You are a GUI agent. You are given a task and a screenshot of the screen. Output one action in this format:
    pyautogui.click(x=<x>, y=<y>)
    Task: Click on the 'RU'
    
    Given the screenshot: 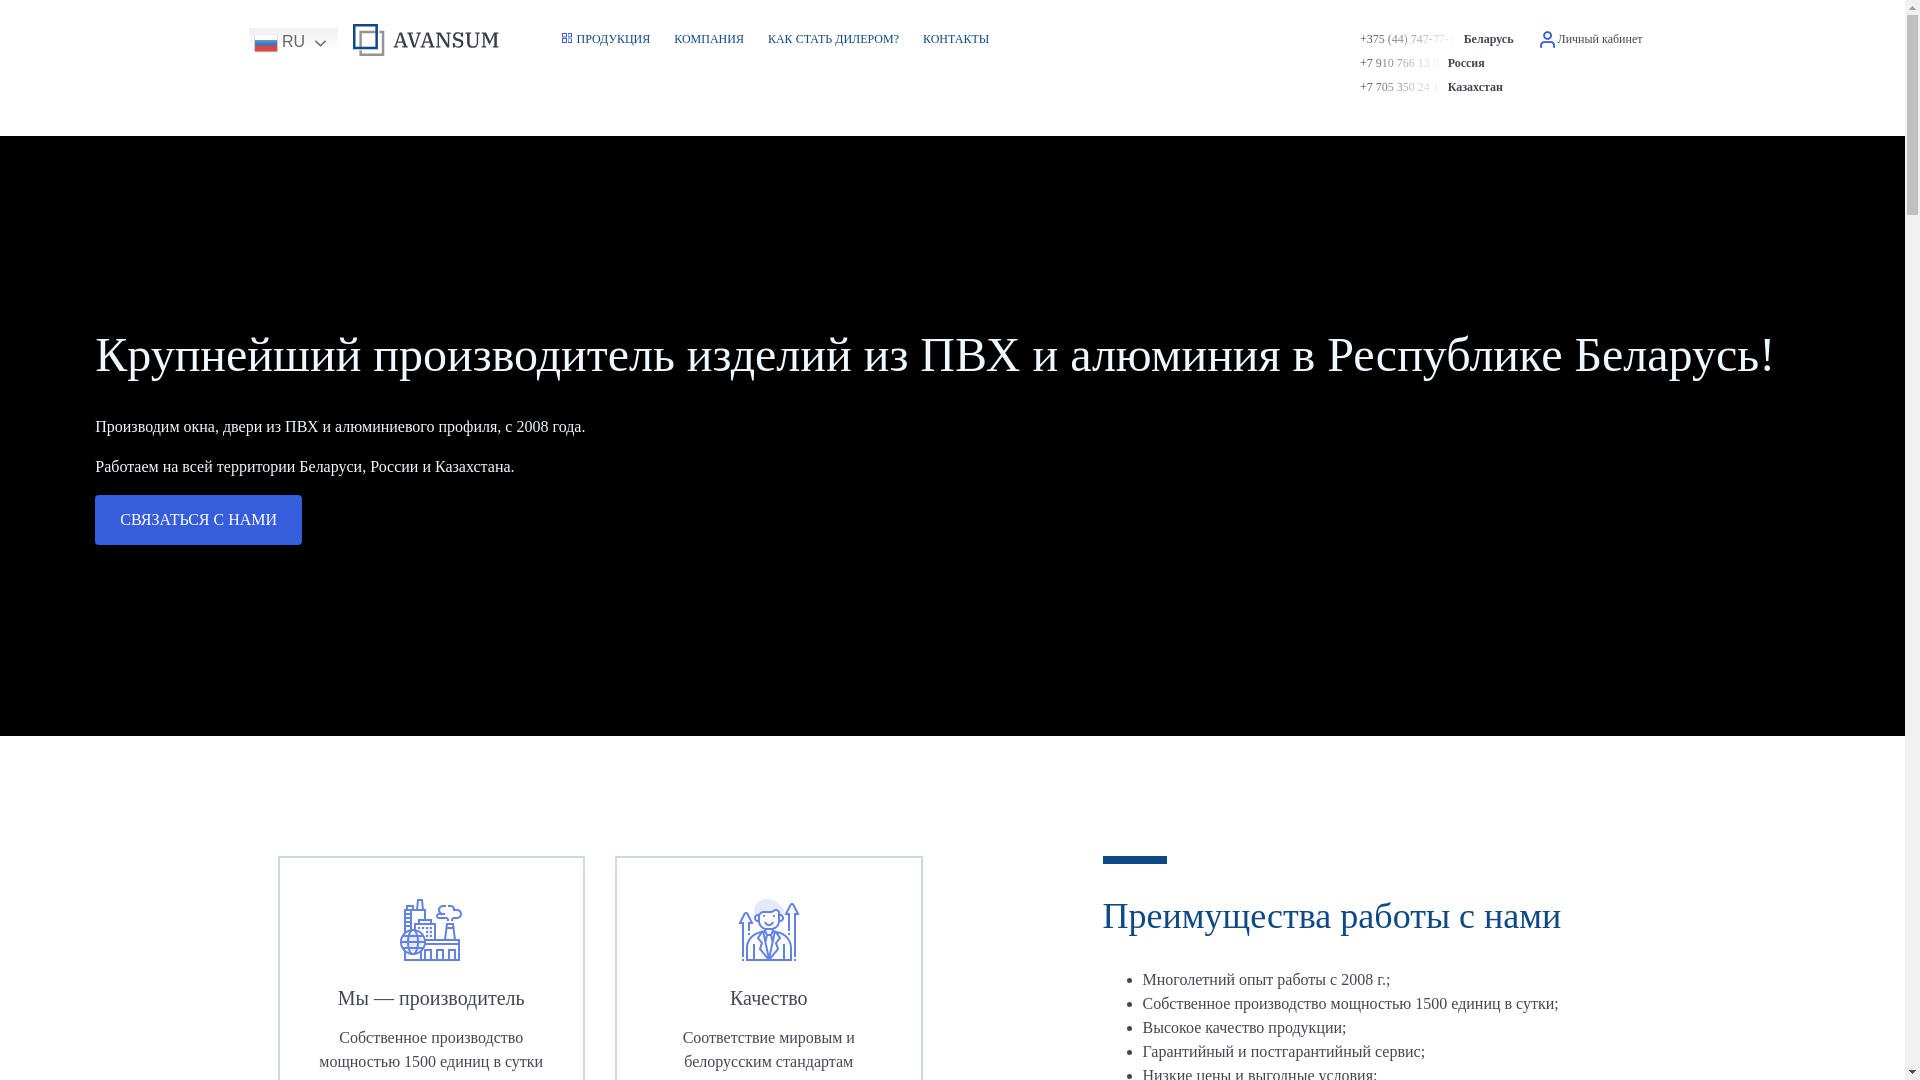 What is the action you would take?
    pyautogui.click(x=247, y=42)
    